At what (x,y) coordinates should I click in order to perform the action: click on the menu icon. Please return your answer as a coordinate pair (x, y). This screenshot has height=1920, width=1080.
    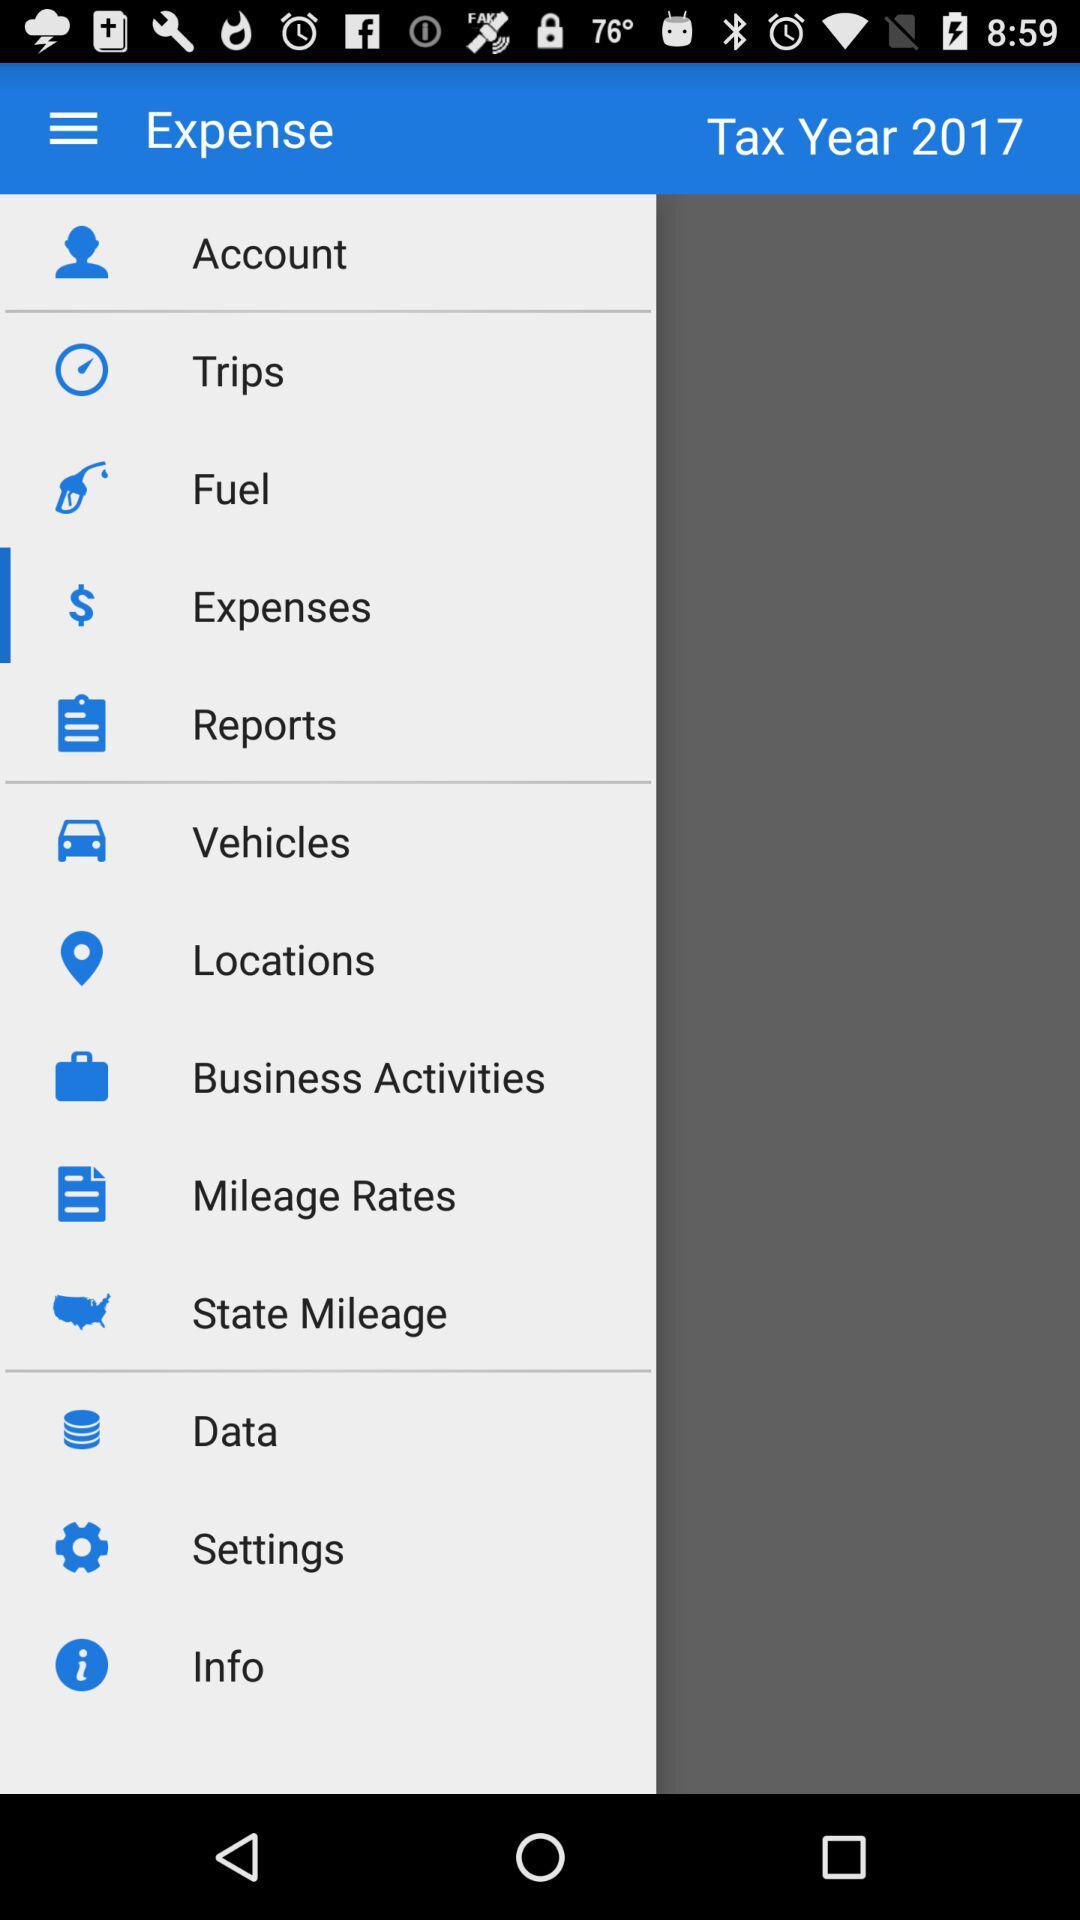
    Looking at the image, I should click on (72, 136).